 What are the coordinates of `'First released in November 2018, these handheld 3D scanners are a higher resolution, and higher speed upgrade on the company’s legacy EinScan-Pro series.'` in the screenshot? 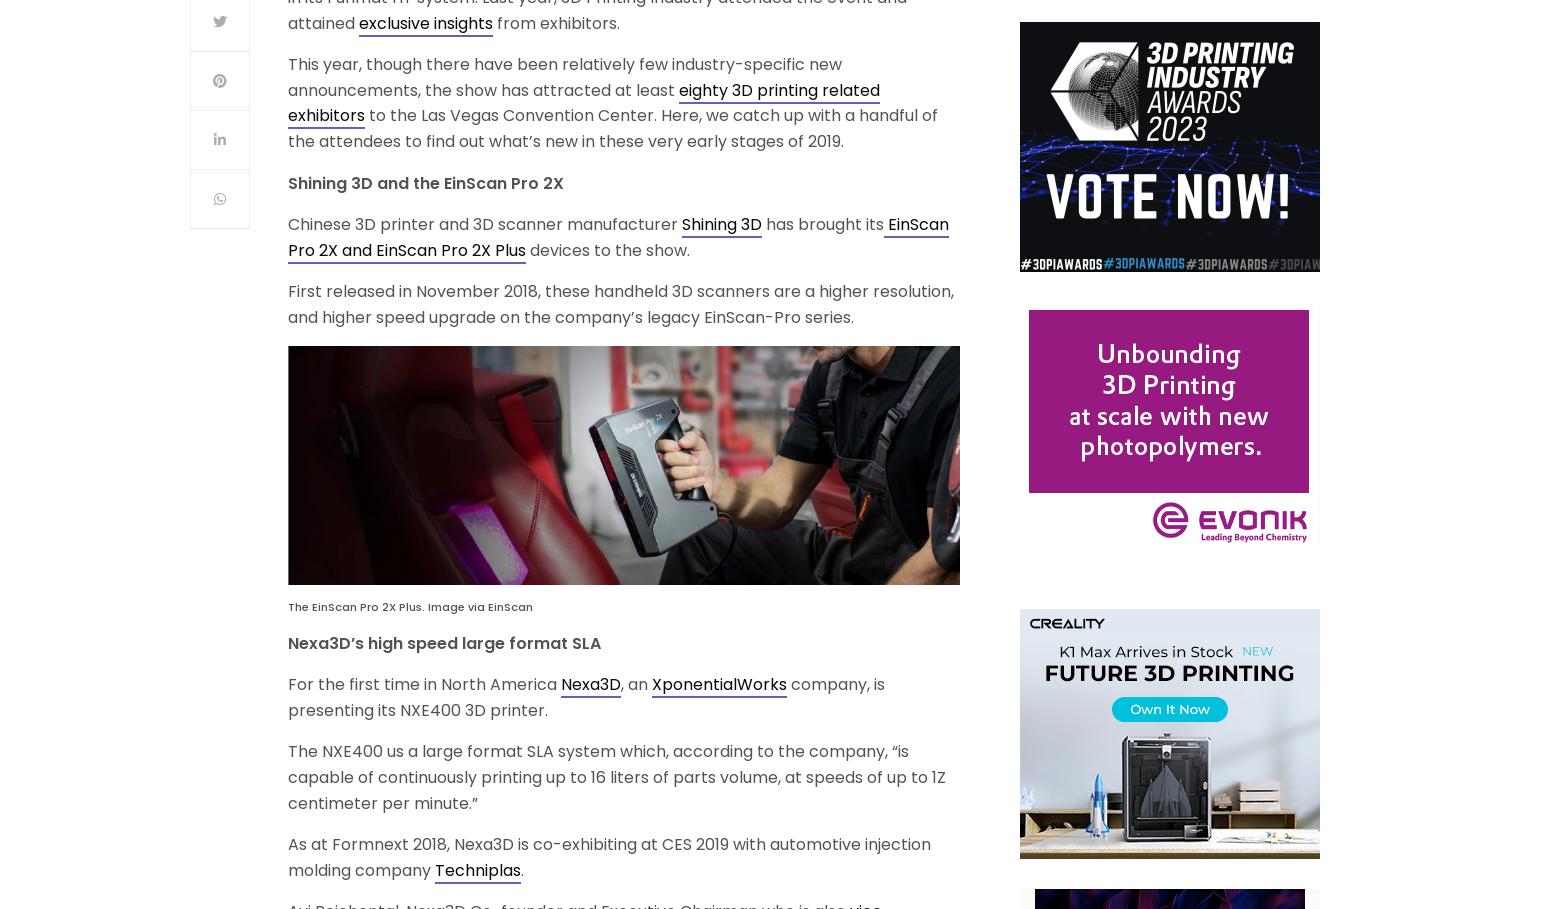 It's located at (620, 302).